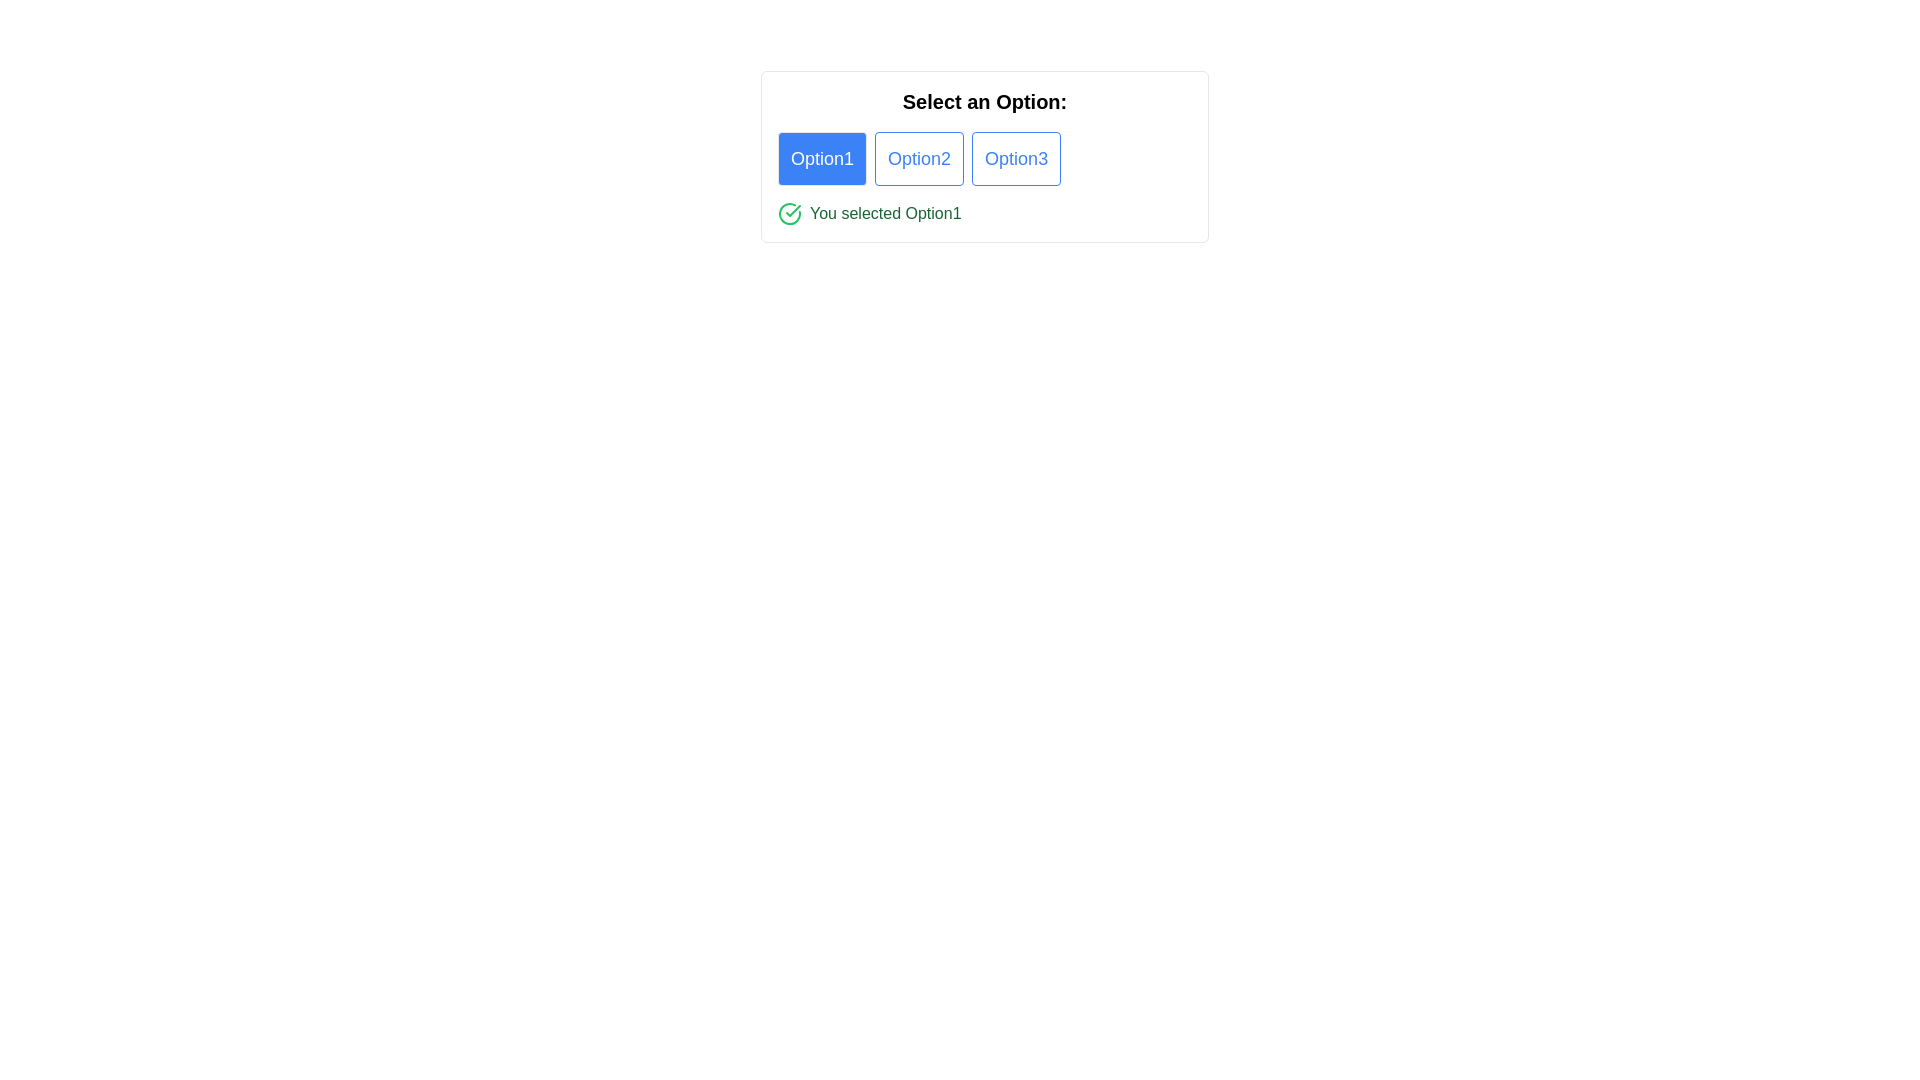  I want to click on the feedback message indicating that 'Option1' has been selected, so click(984, 213).